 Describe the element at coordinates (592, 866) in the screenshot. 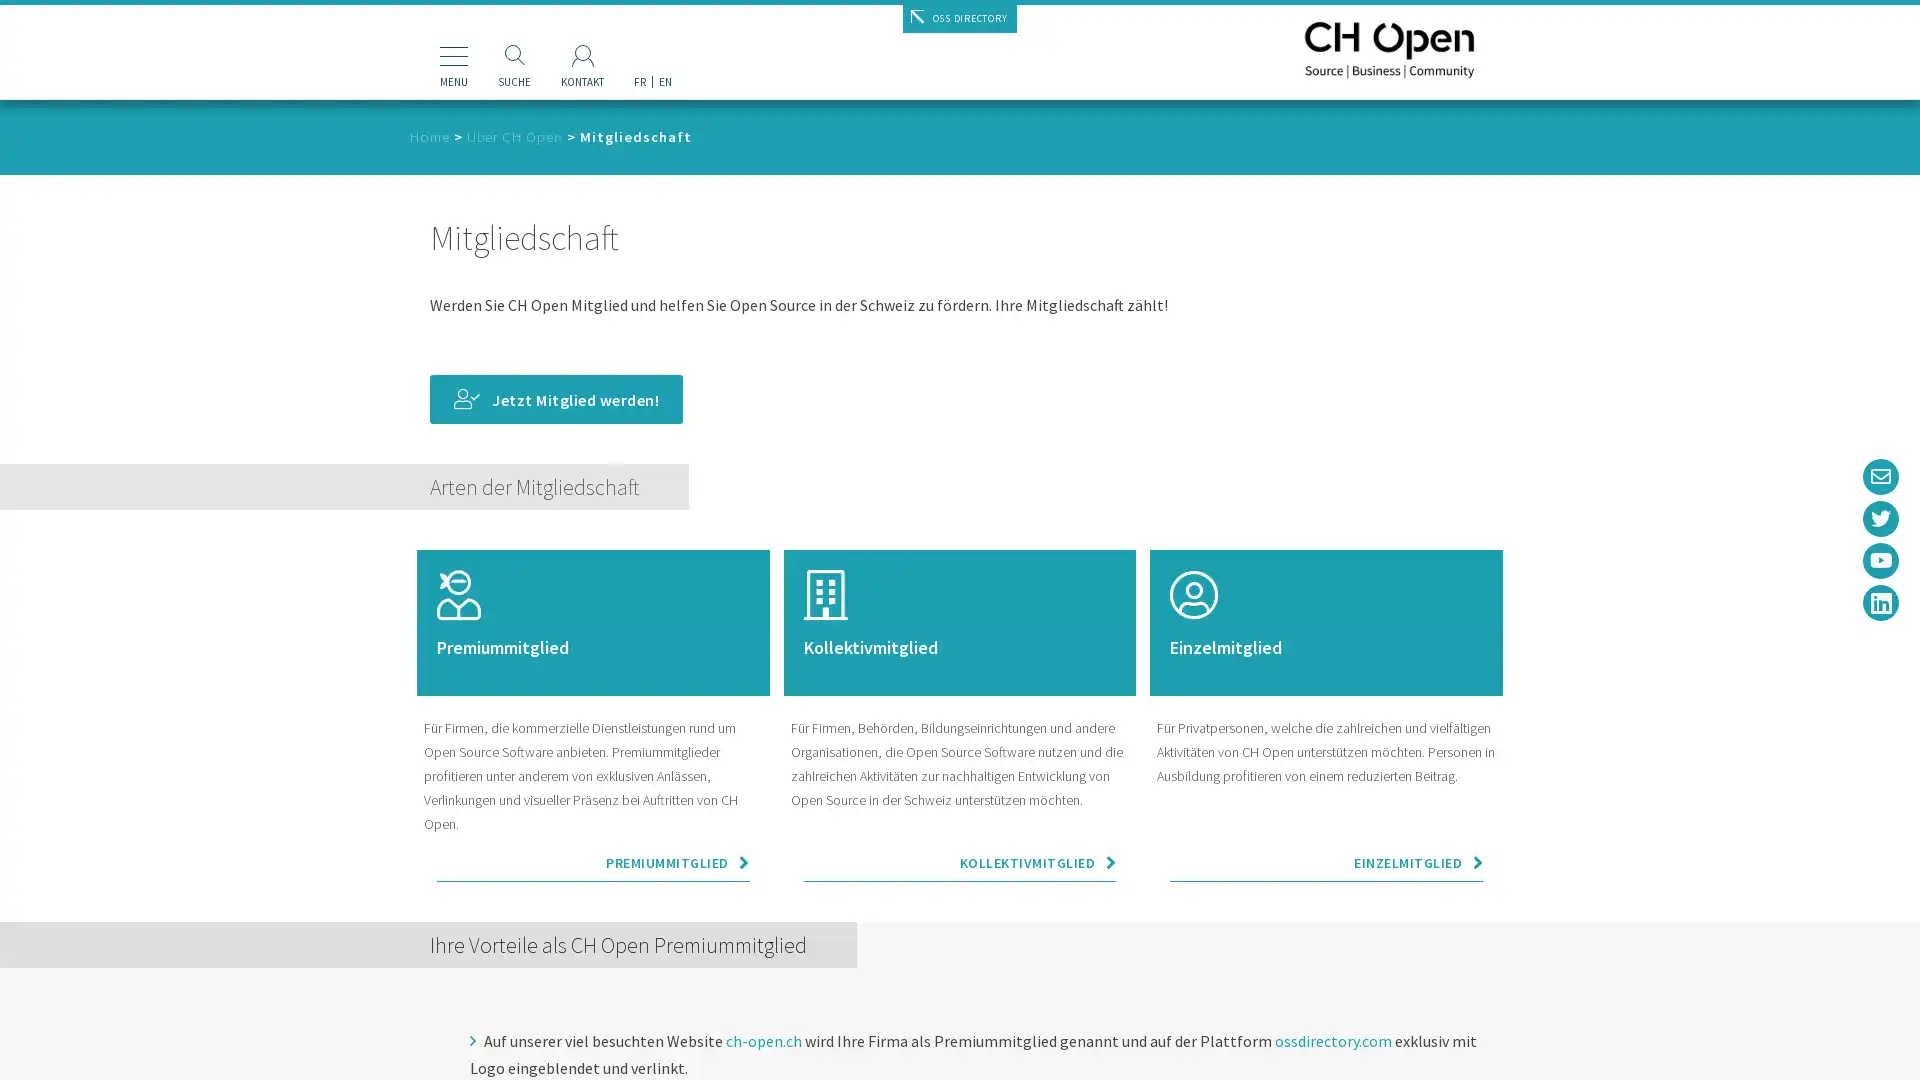

I see `PREMIUMMITGLIED` at that location.